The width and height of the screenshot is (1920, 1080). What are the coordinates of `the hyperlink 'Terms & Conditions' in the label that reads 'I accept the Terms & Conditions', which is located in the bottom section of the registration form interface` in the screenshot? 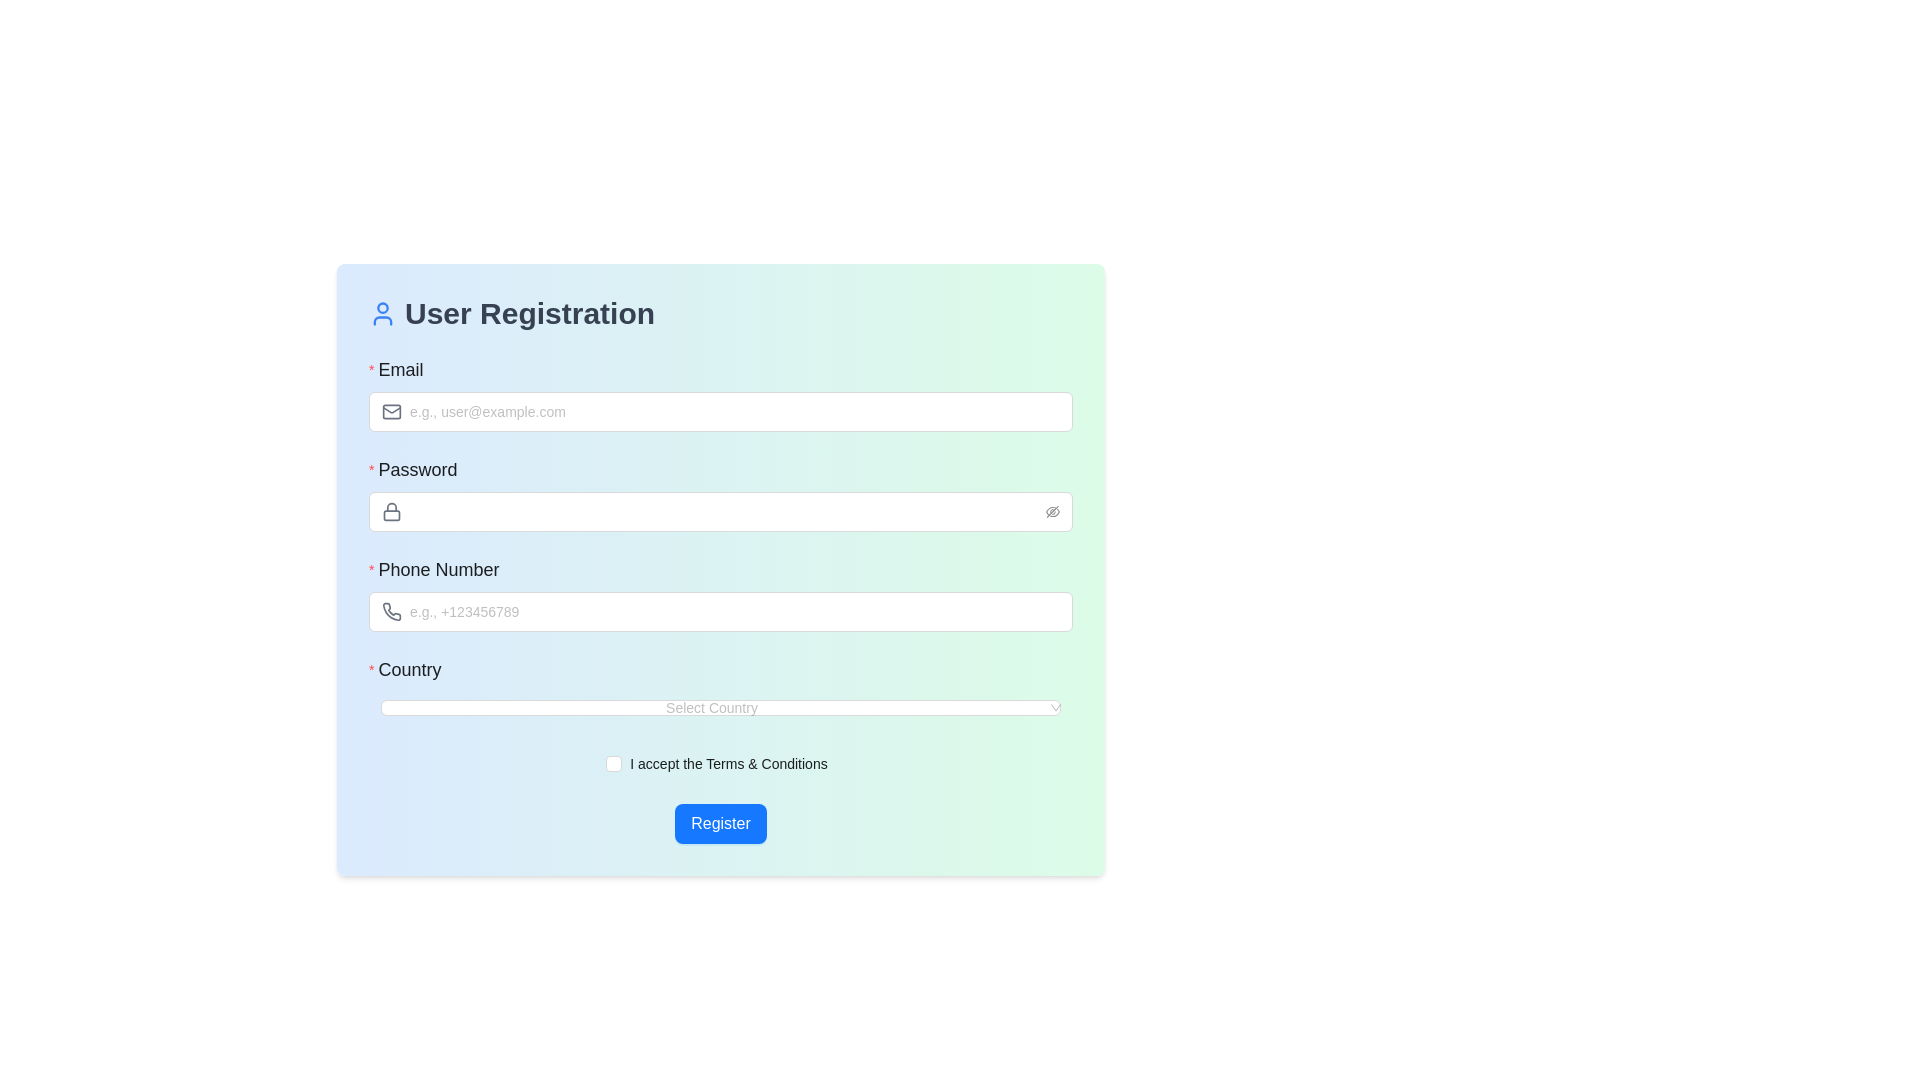 It's located at (728, 763).